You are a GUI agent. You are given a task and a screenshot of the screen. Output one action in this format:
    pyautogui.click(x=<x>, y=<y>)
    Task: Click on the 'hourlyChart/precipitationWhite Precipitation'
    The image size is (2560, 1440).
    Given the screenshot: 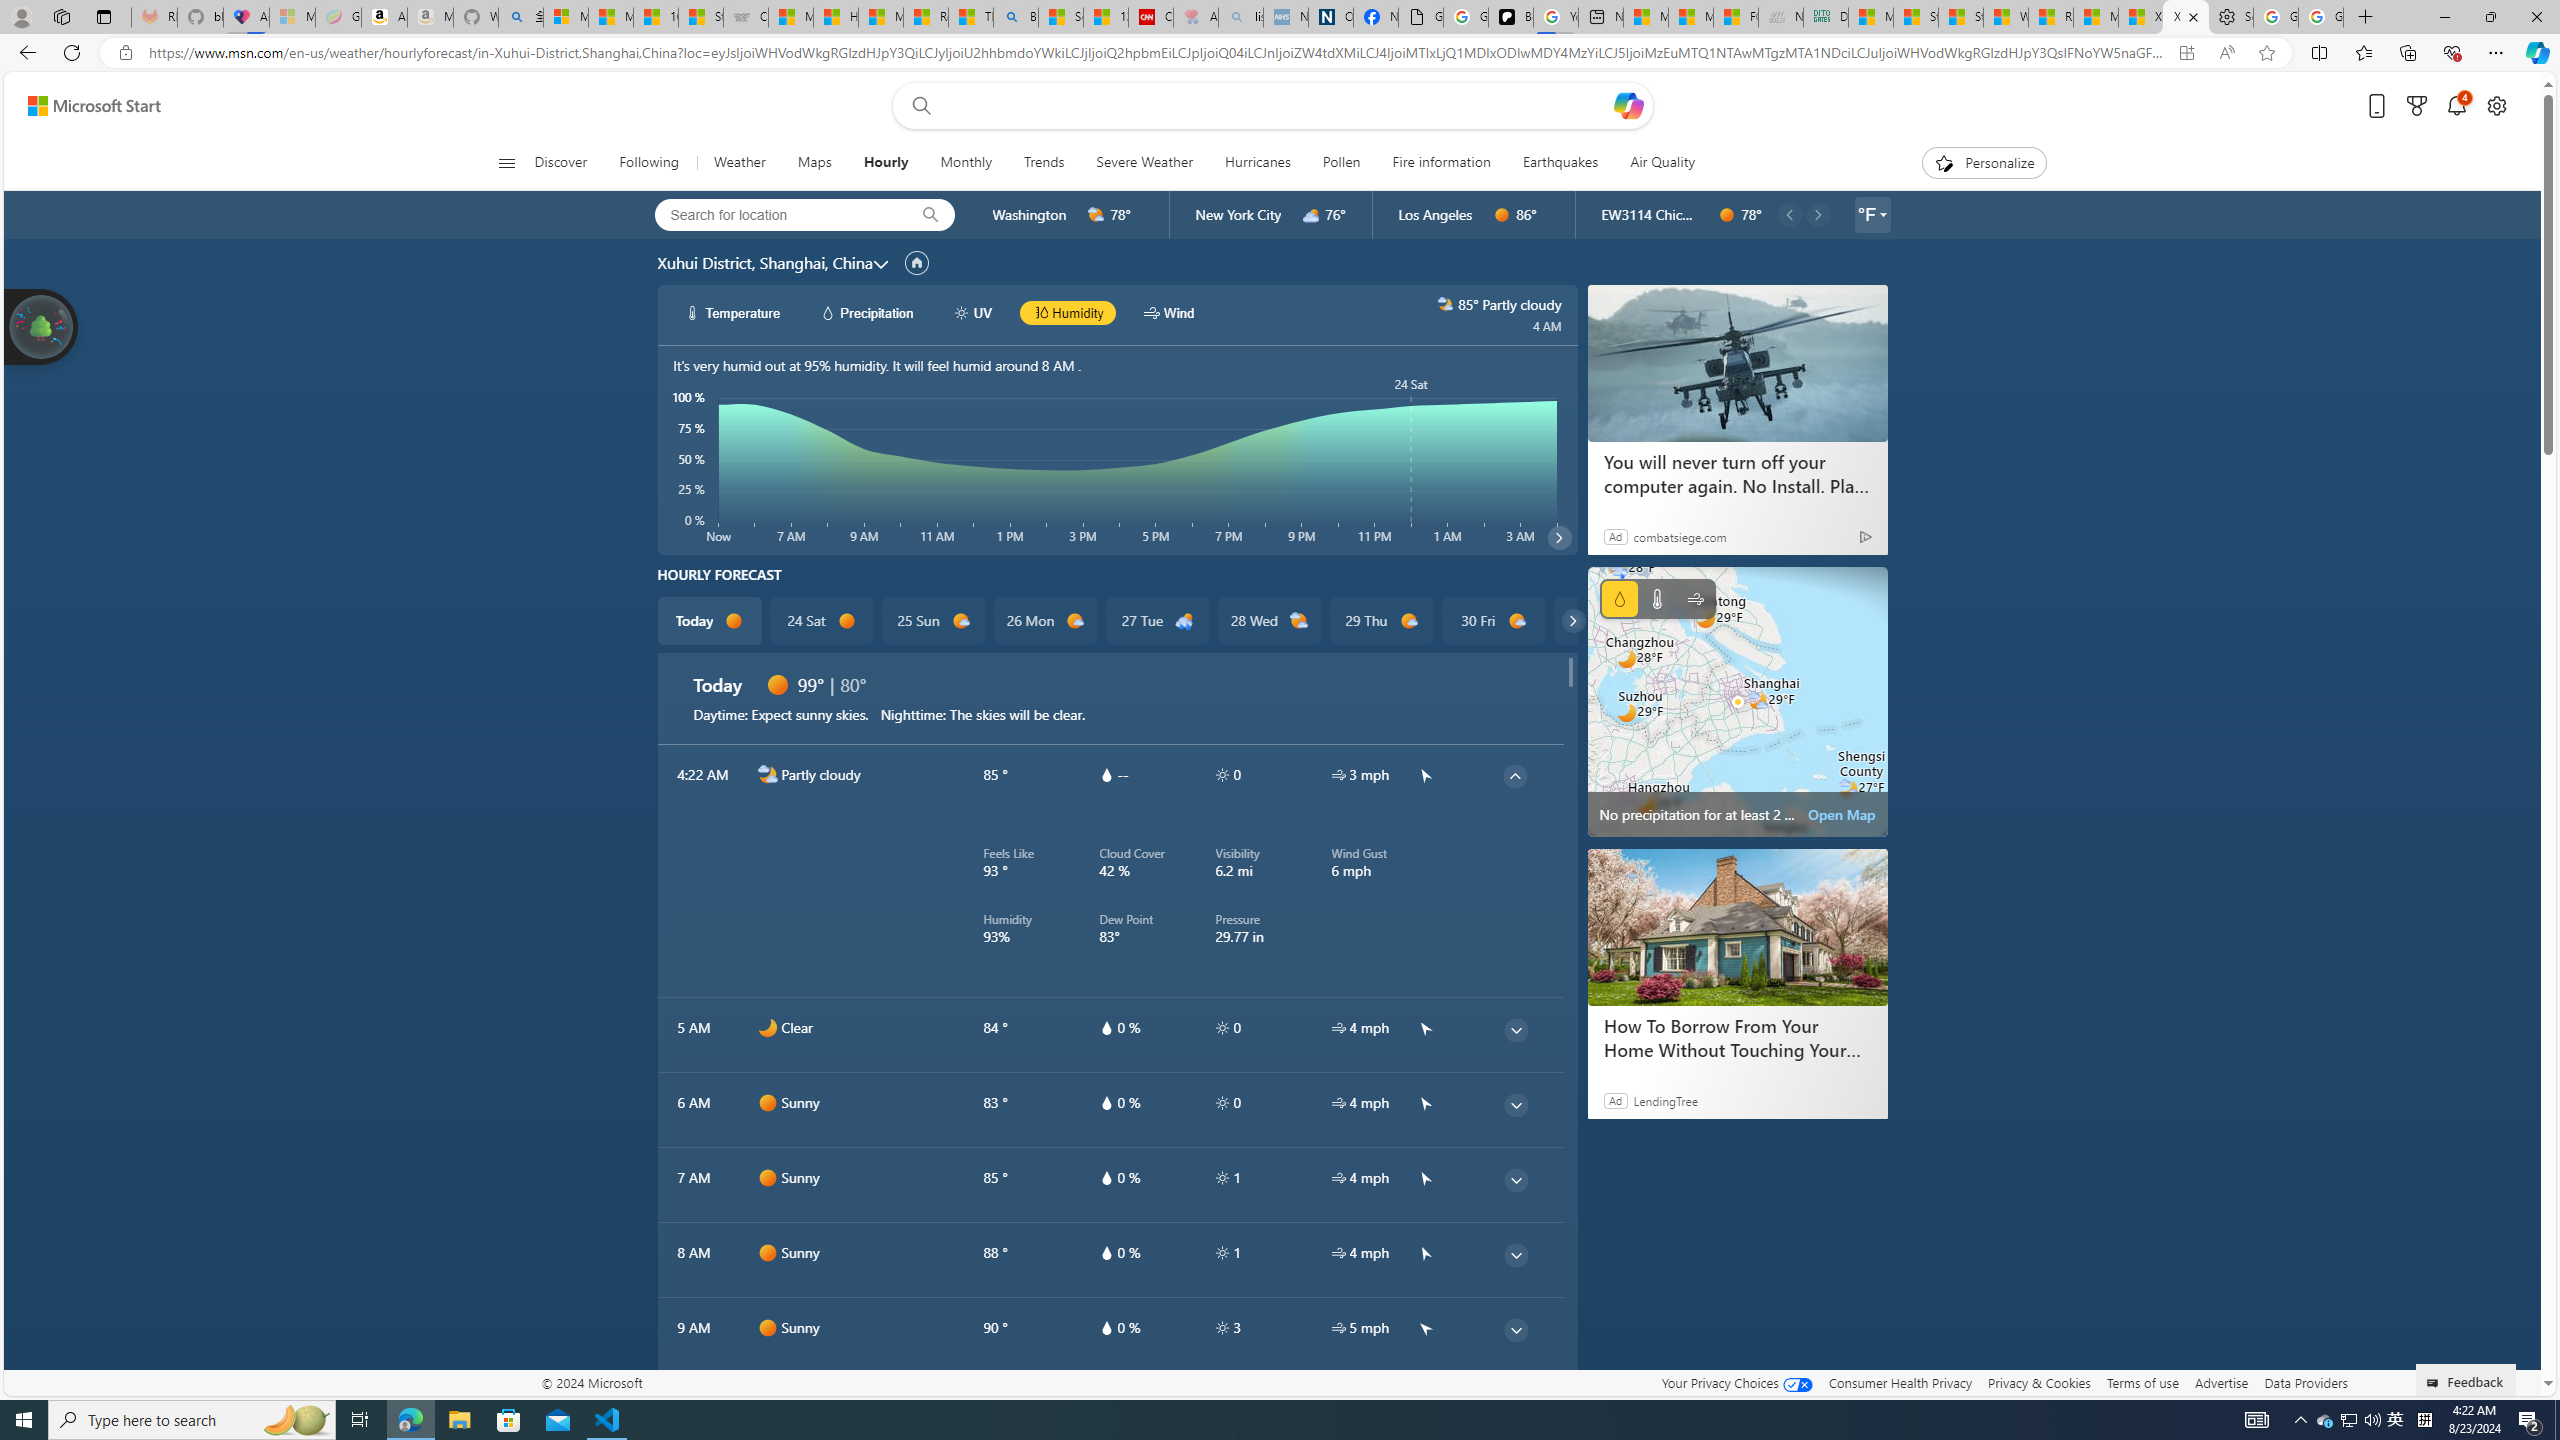 What is the action you would take?
    pyautogui.click(x=867, y=313)
    